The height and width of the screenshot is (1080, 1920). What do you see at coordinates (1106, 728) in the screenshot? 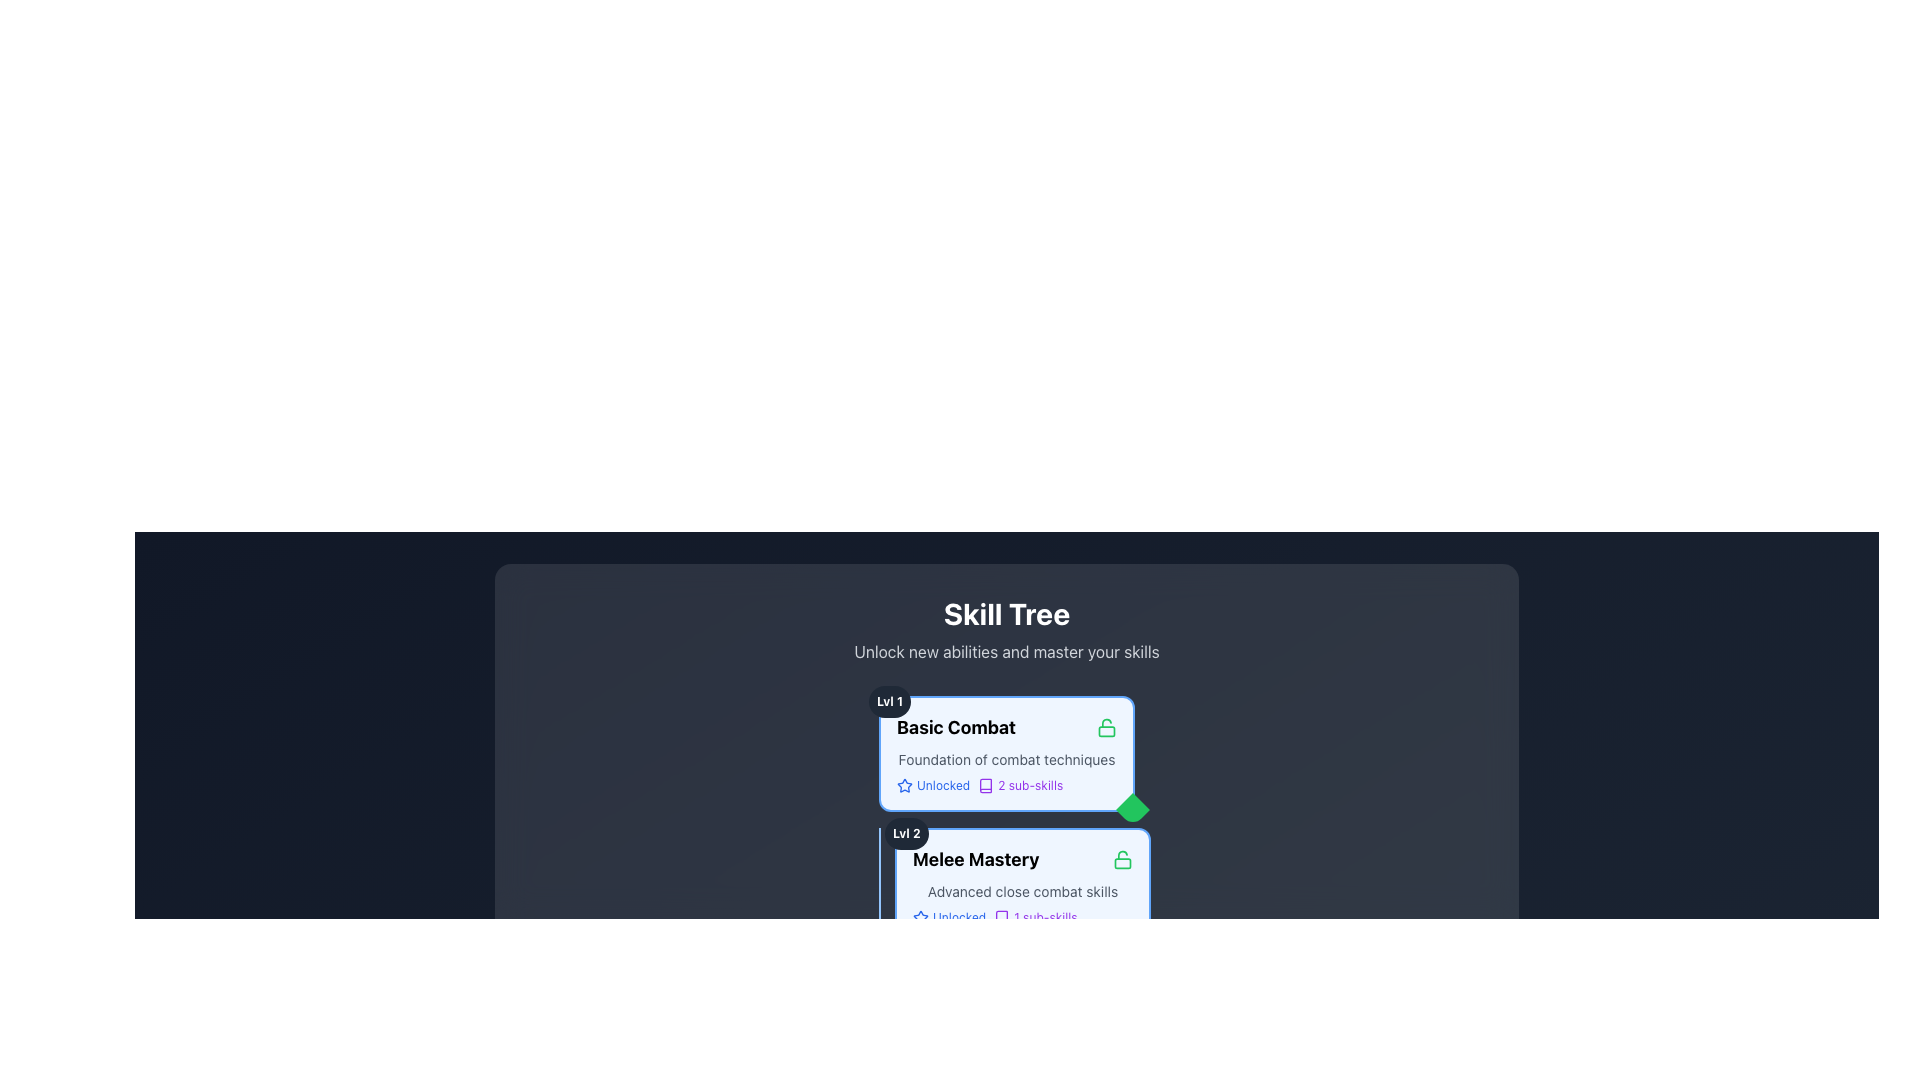
I see `the green open padlock icon located to the right of the 'Basic Combat' label in the Skill Tree interface` at bounding box center [1106, 728].